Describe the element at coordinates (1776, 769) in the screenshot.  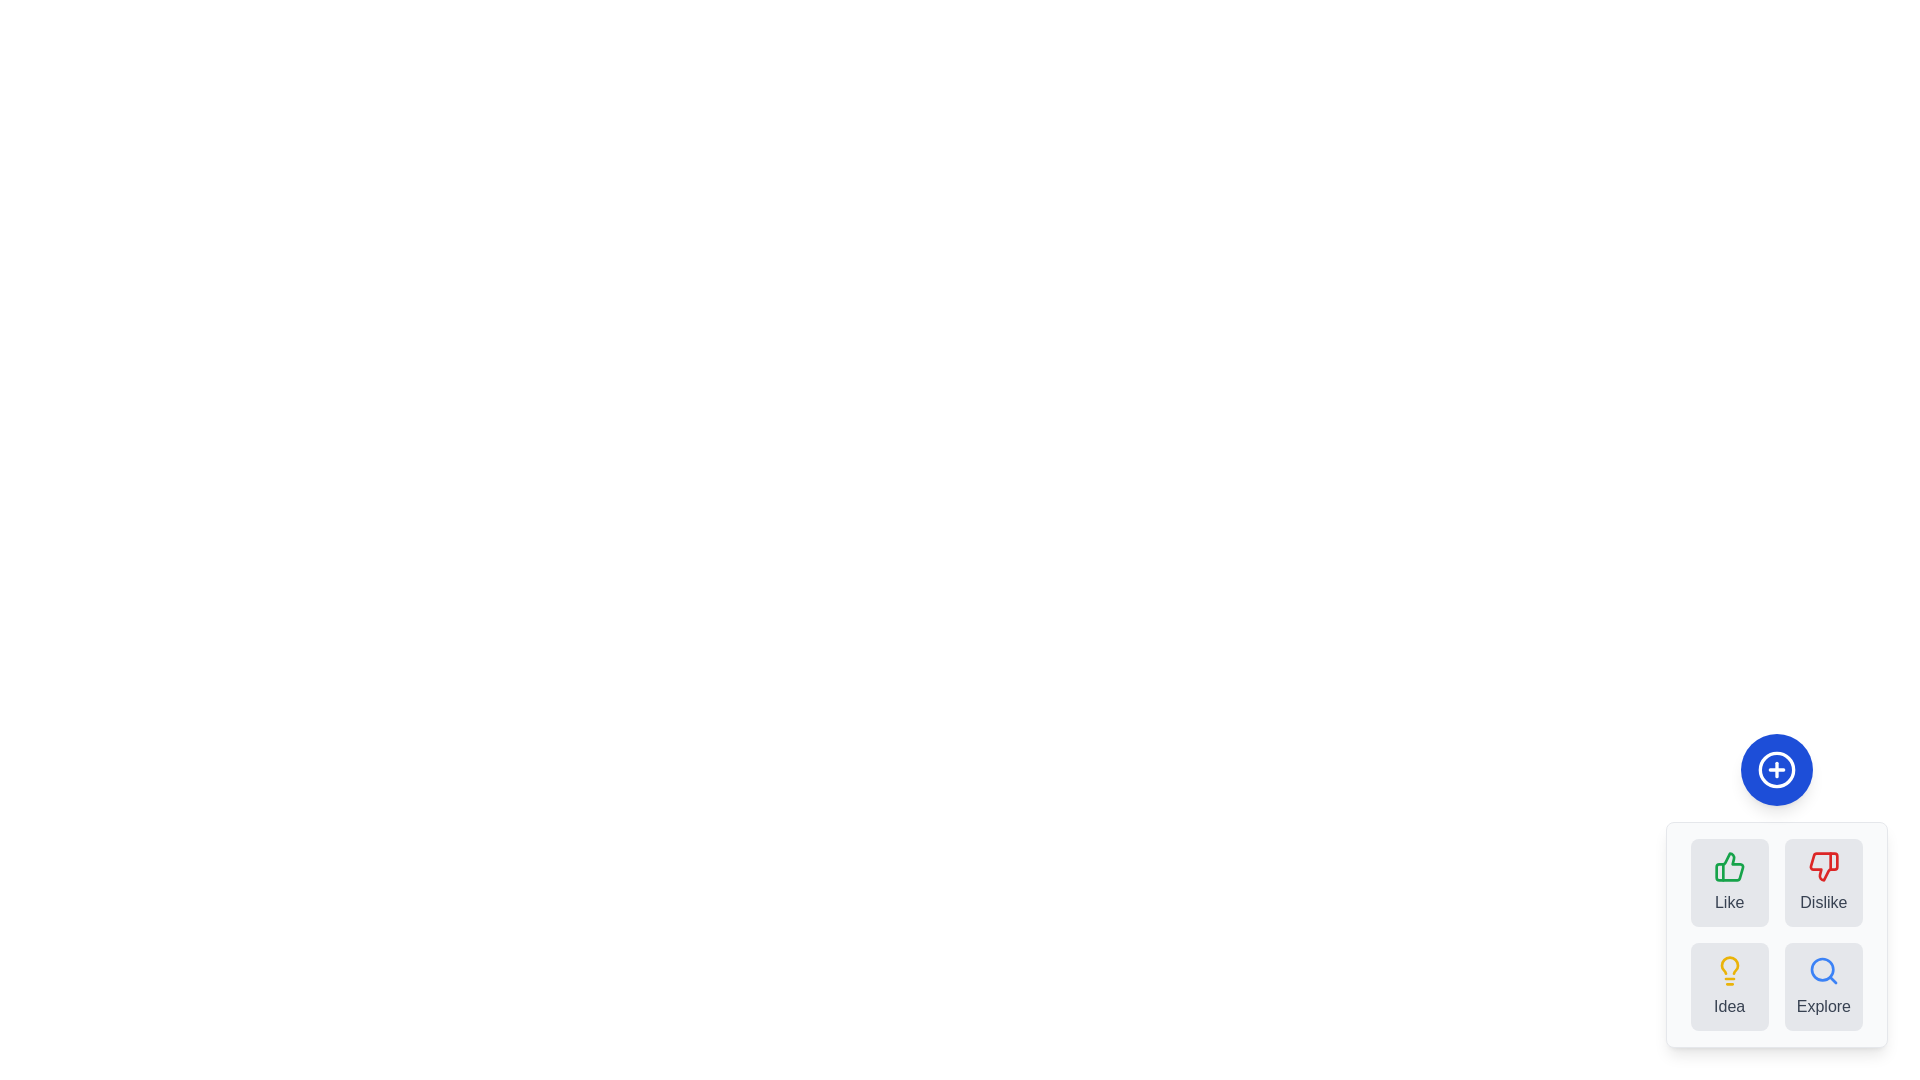
I see `the '+' button to toggle the menu visibility` at that location.